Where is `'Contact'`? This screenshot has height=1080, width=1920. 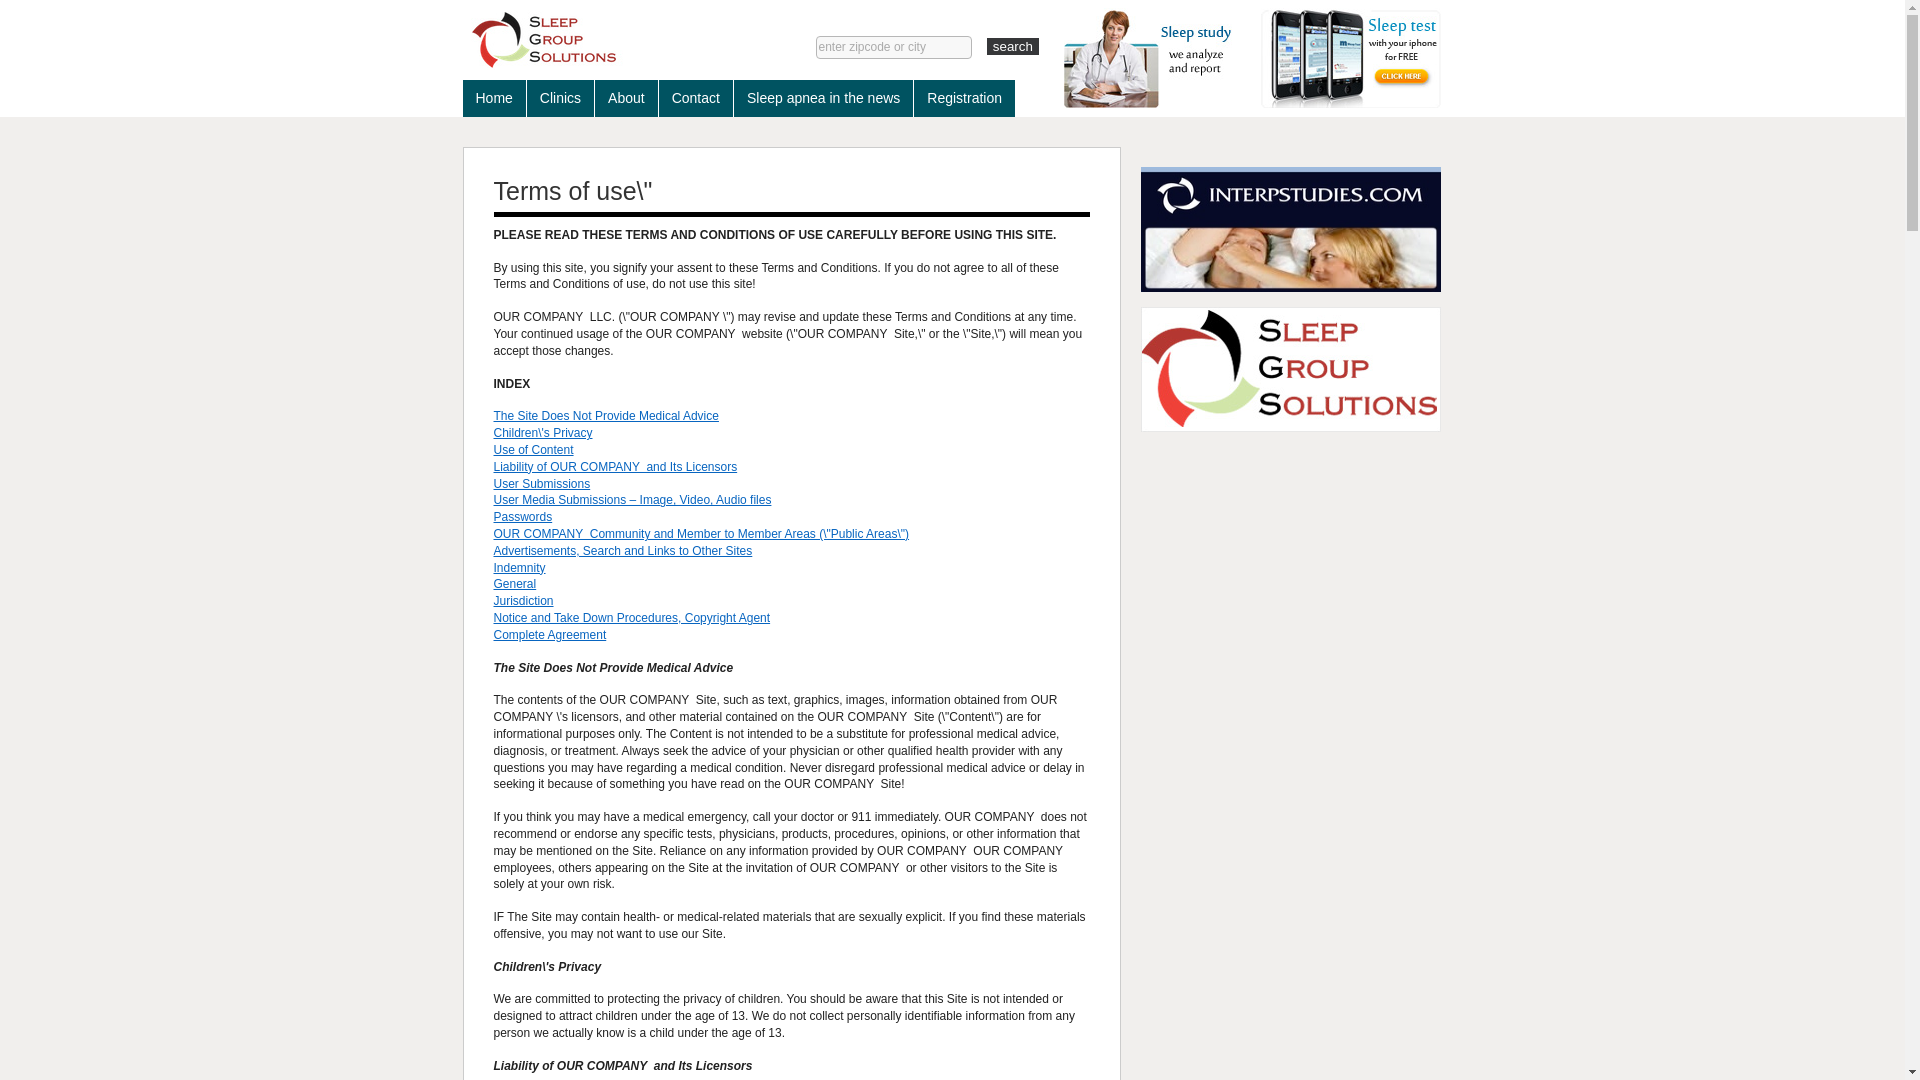 'Contact' is located at coordinates (696, 98).